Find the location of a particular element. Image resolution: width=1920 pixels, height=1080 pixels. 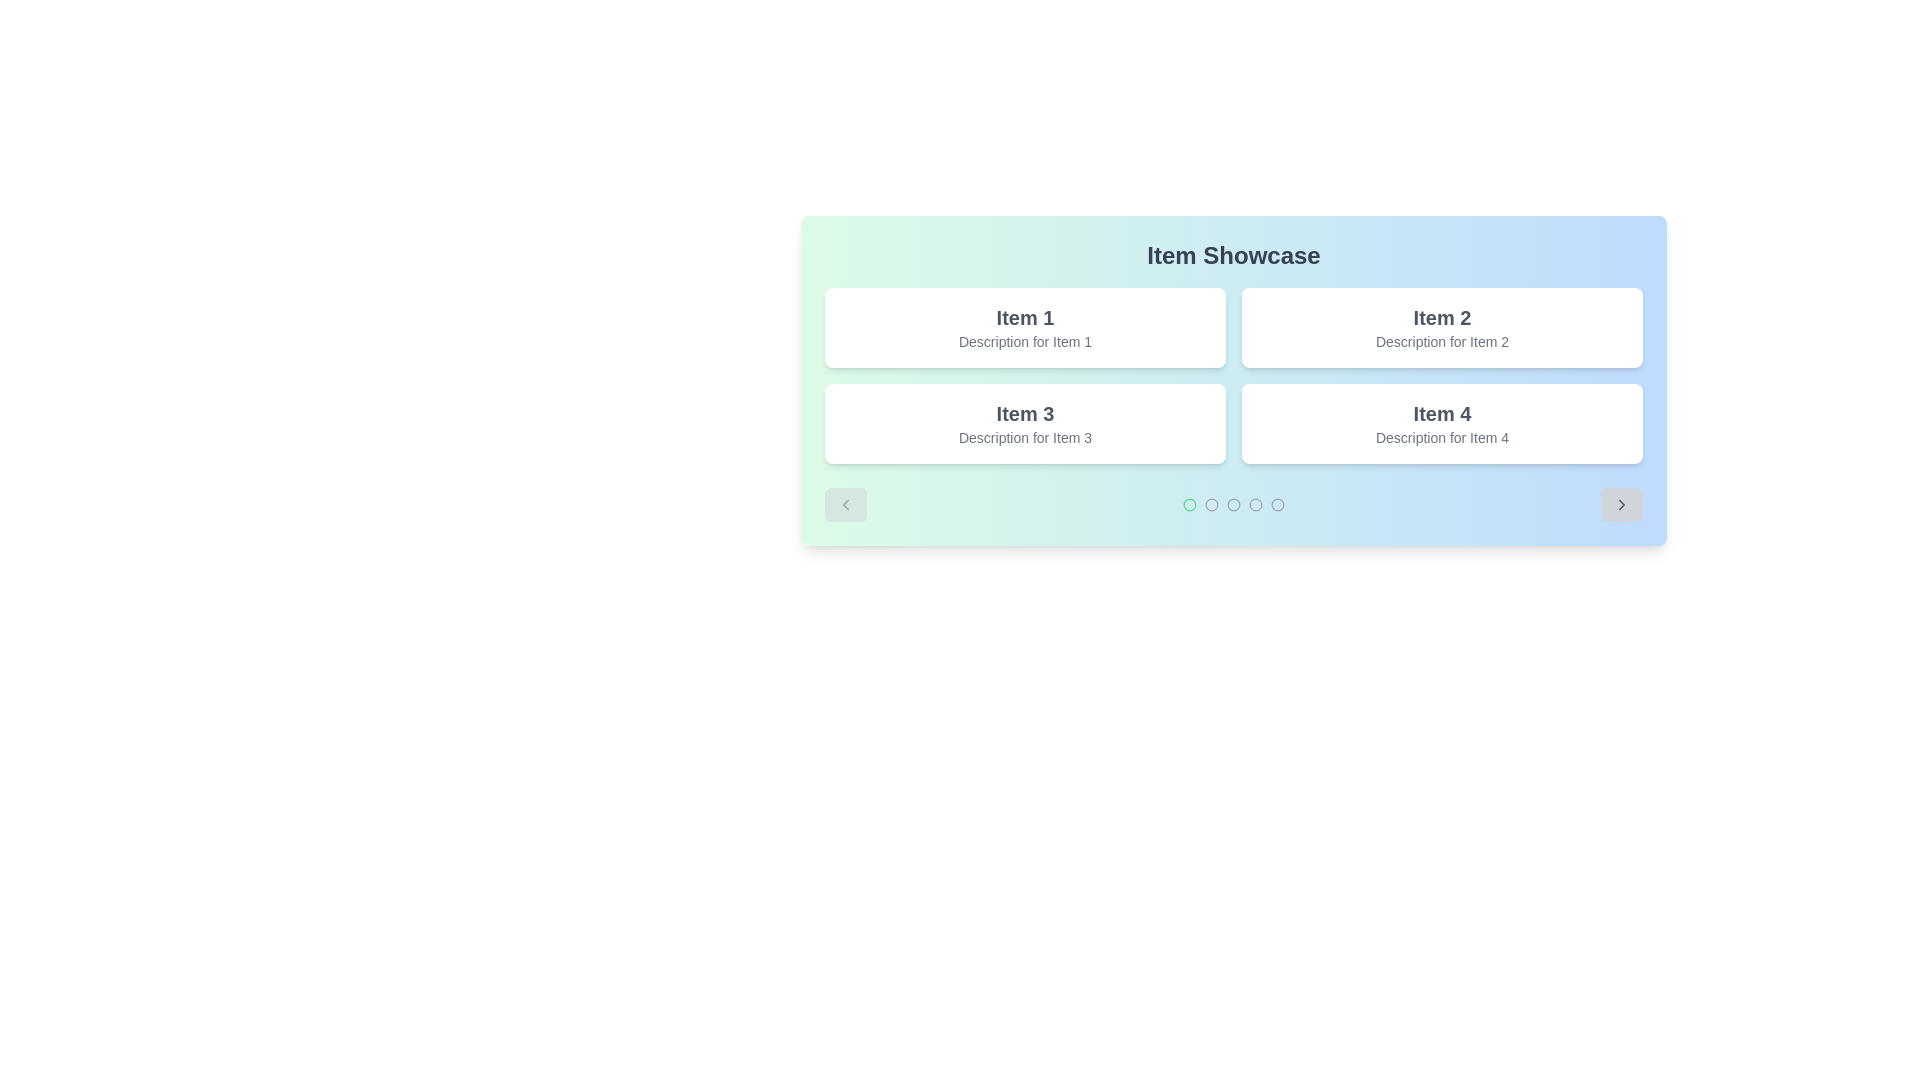

the third navigation circle located at the bottom-center of the interface is located at coordinates (1232, 504).